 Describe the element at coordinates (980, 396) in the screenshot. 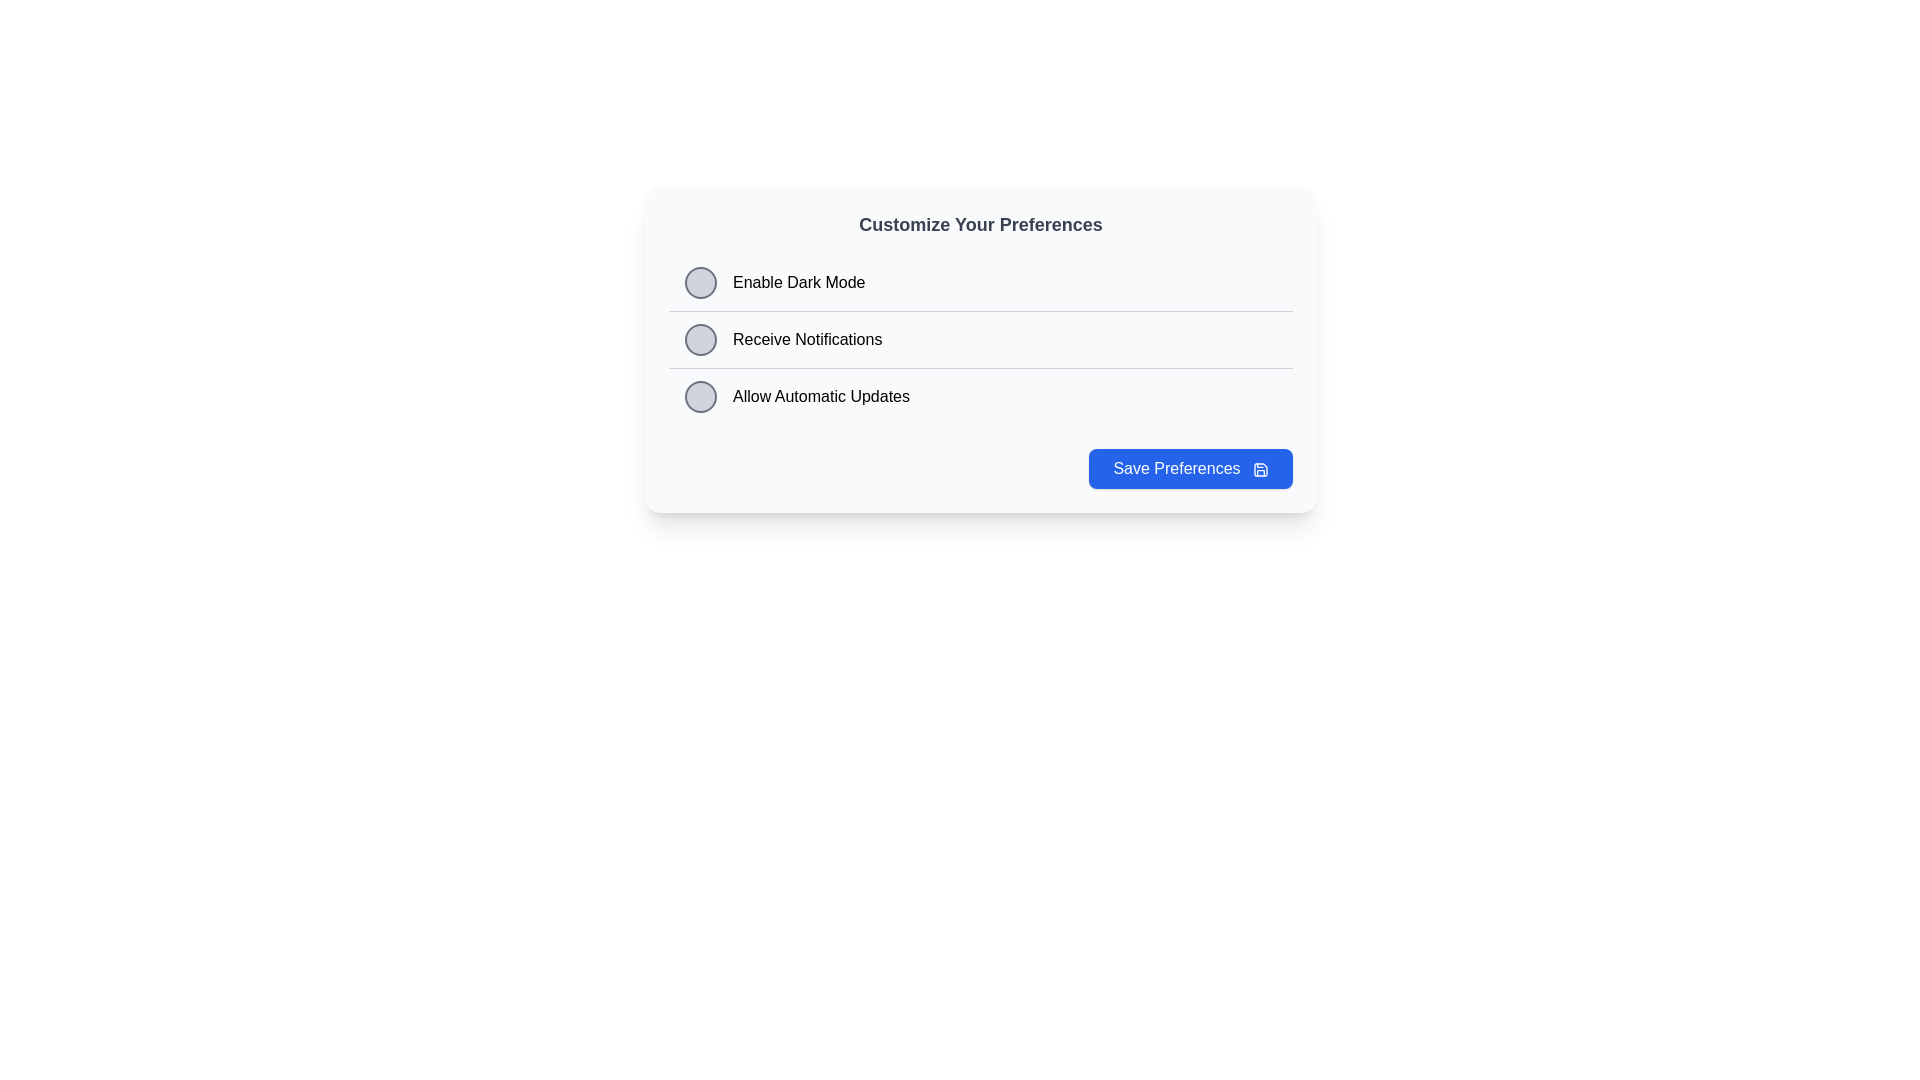

I see `the third option in the preferences list` at that location.